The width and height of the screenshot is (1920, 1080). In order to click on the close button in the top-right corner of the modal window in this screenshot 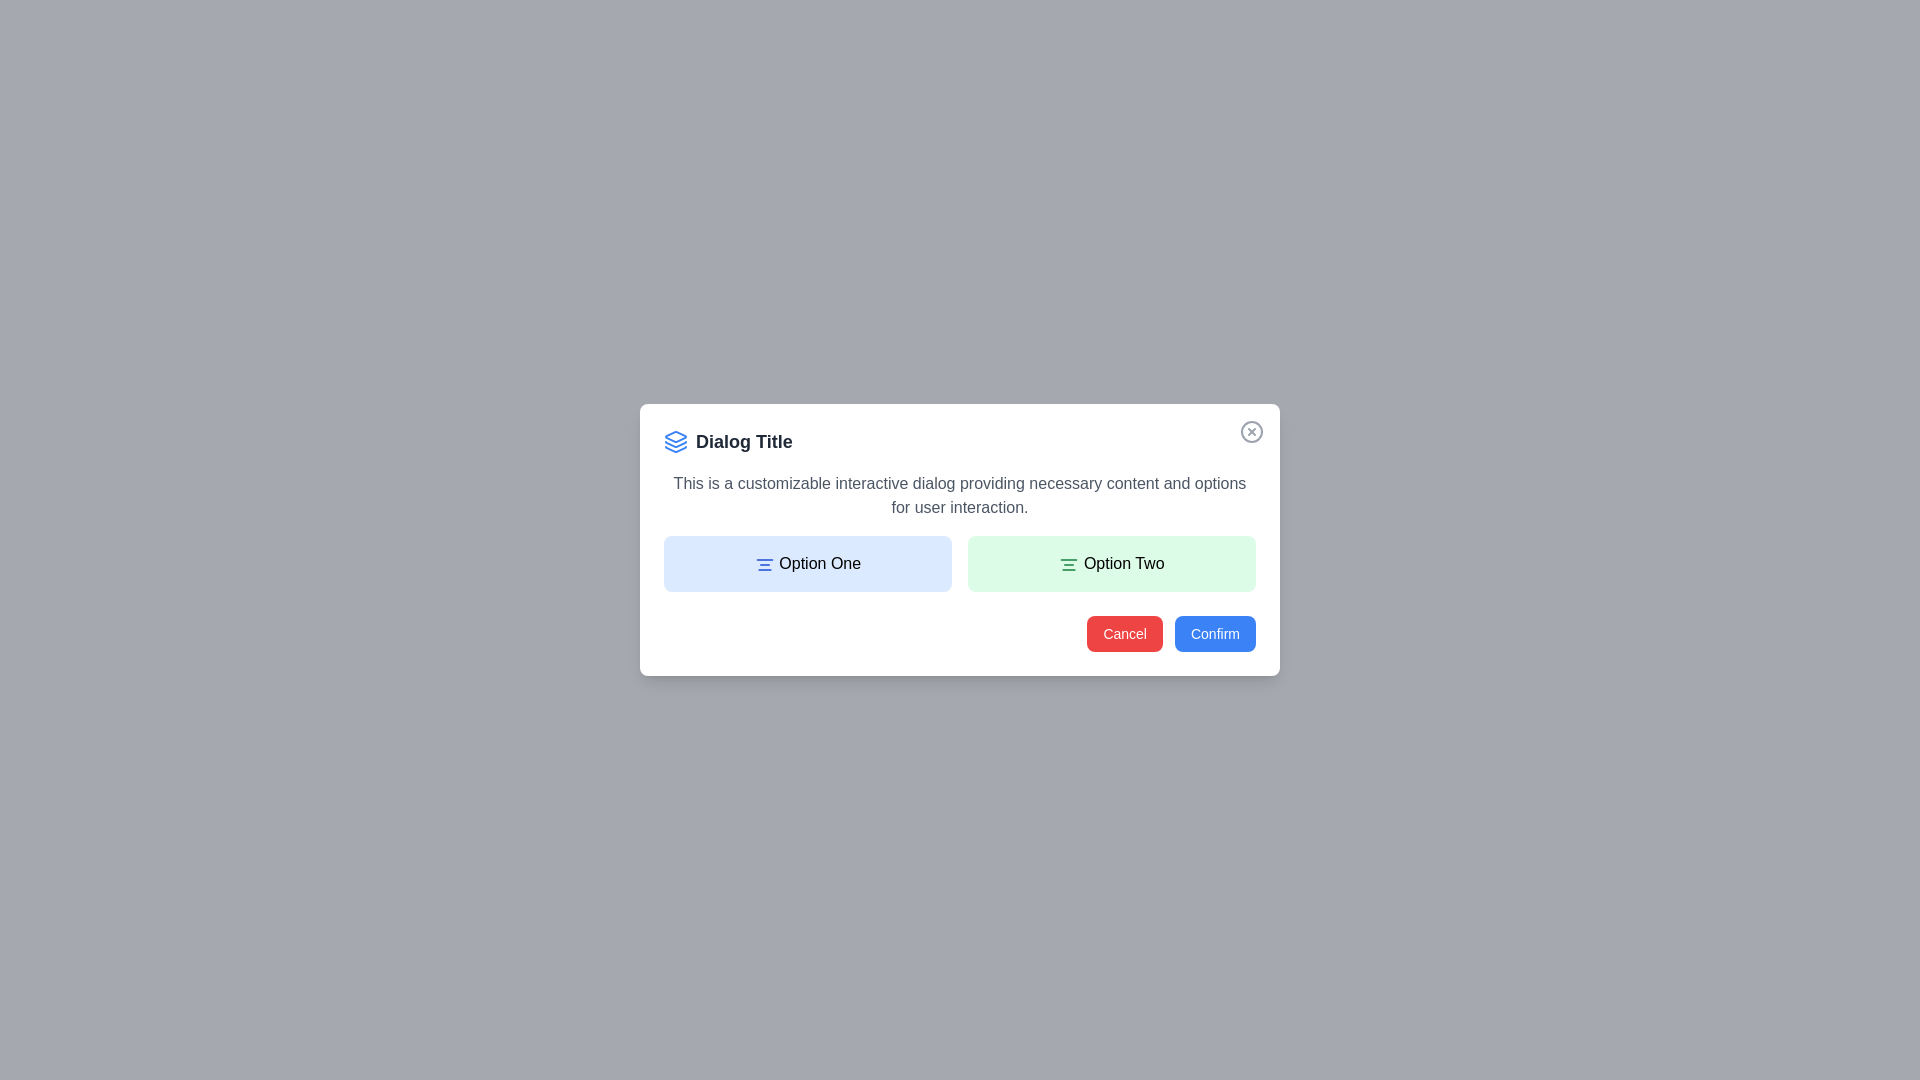, I will do `click(1251, 431)`.